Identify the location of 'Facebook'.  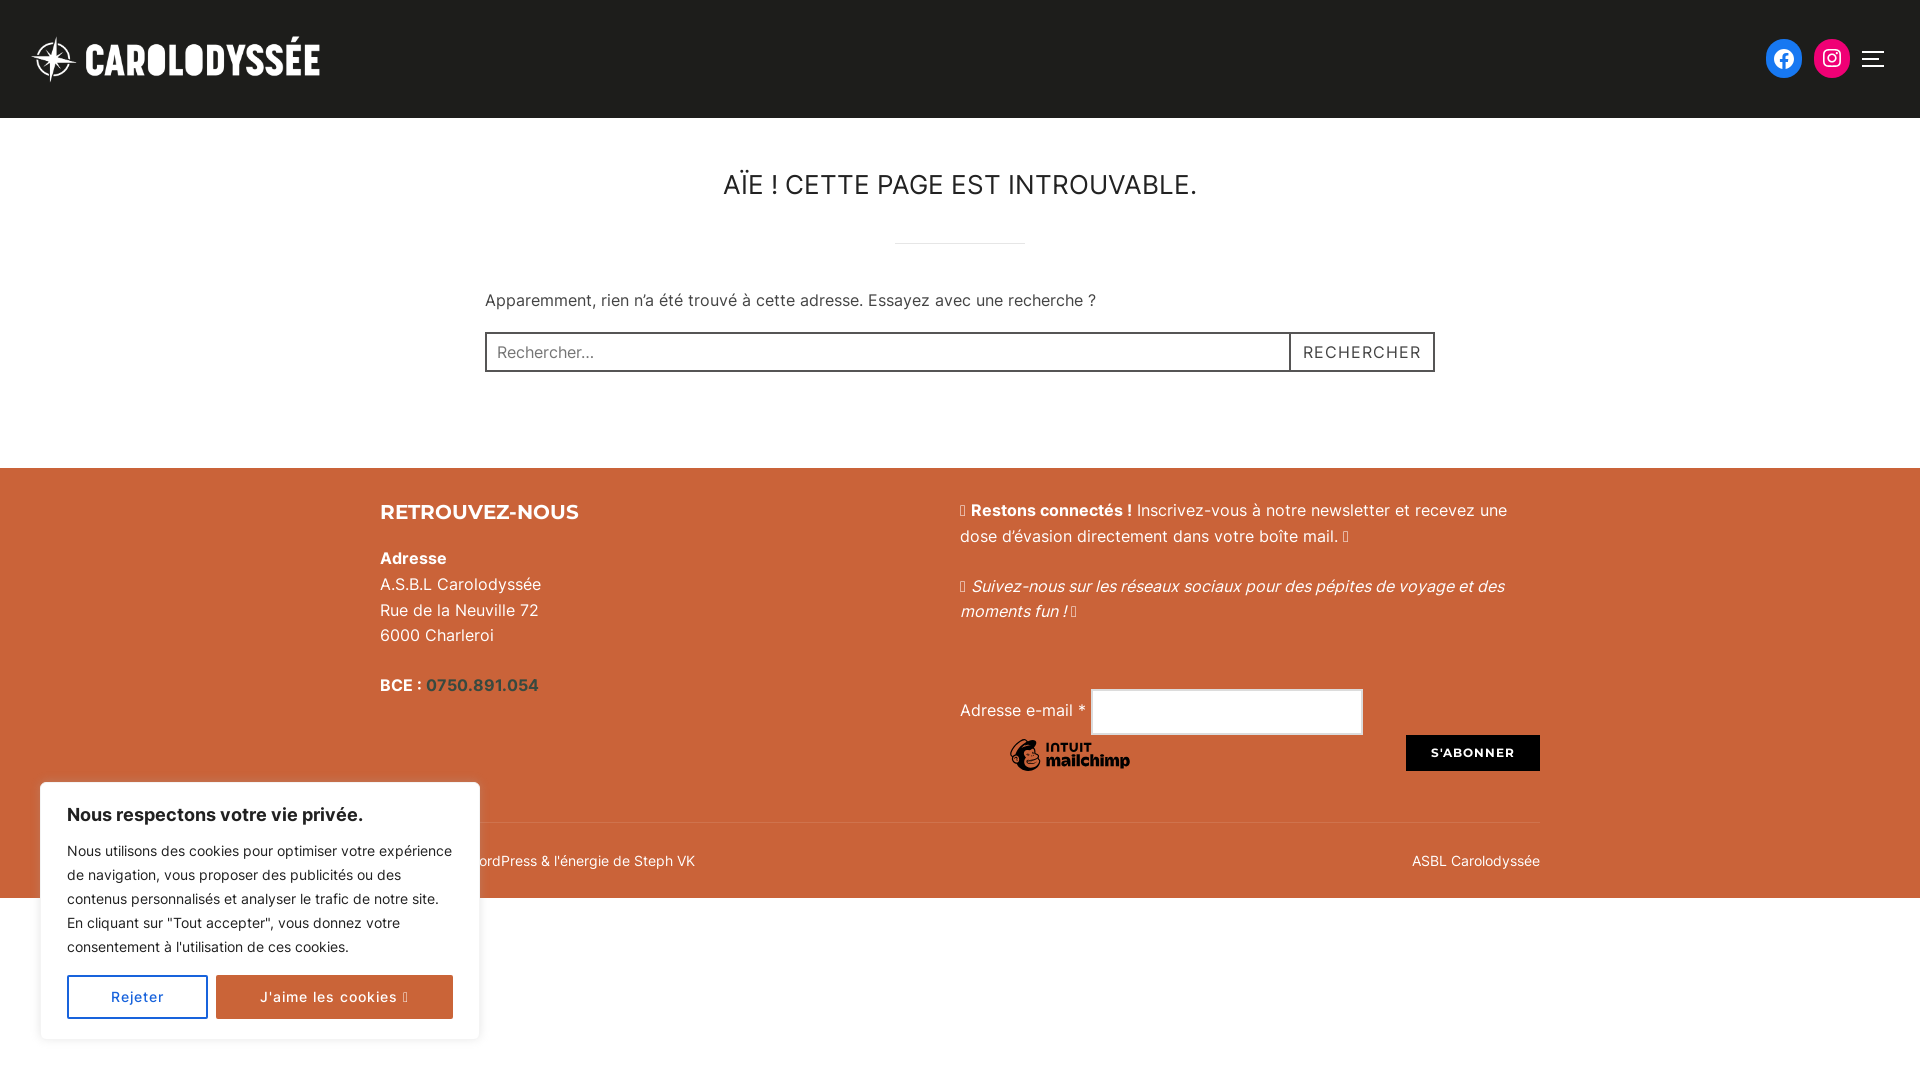
(1784, 57).